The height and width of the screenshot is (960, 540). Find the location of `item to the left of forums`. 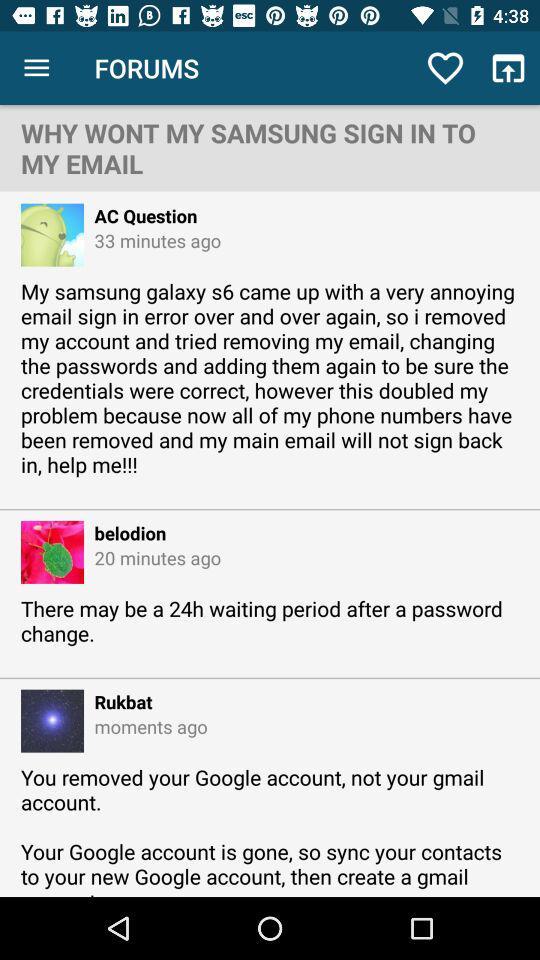

item to the left of forums is located at coordinates (36, 68).